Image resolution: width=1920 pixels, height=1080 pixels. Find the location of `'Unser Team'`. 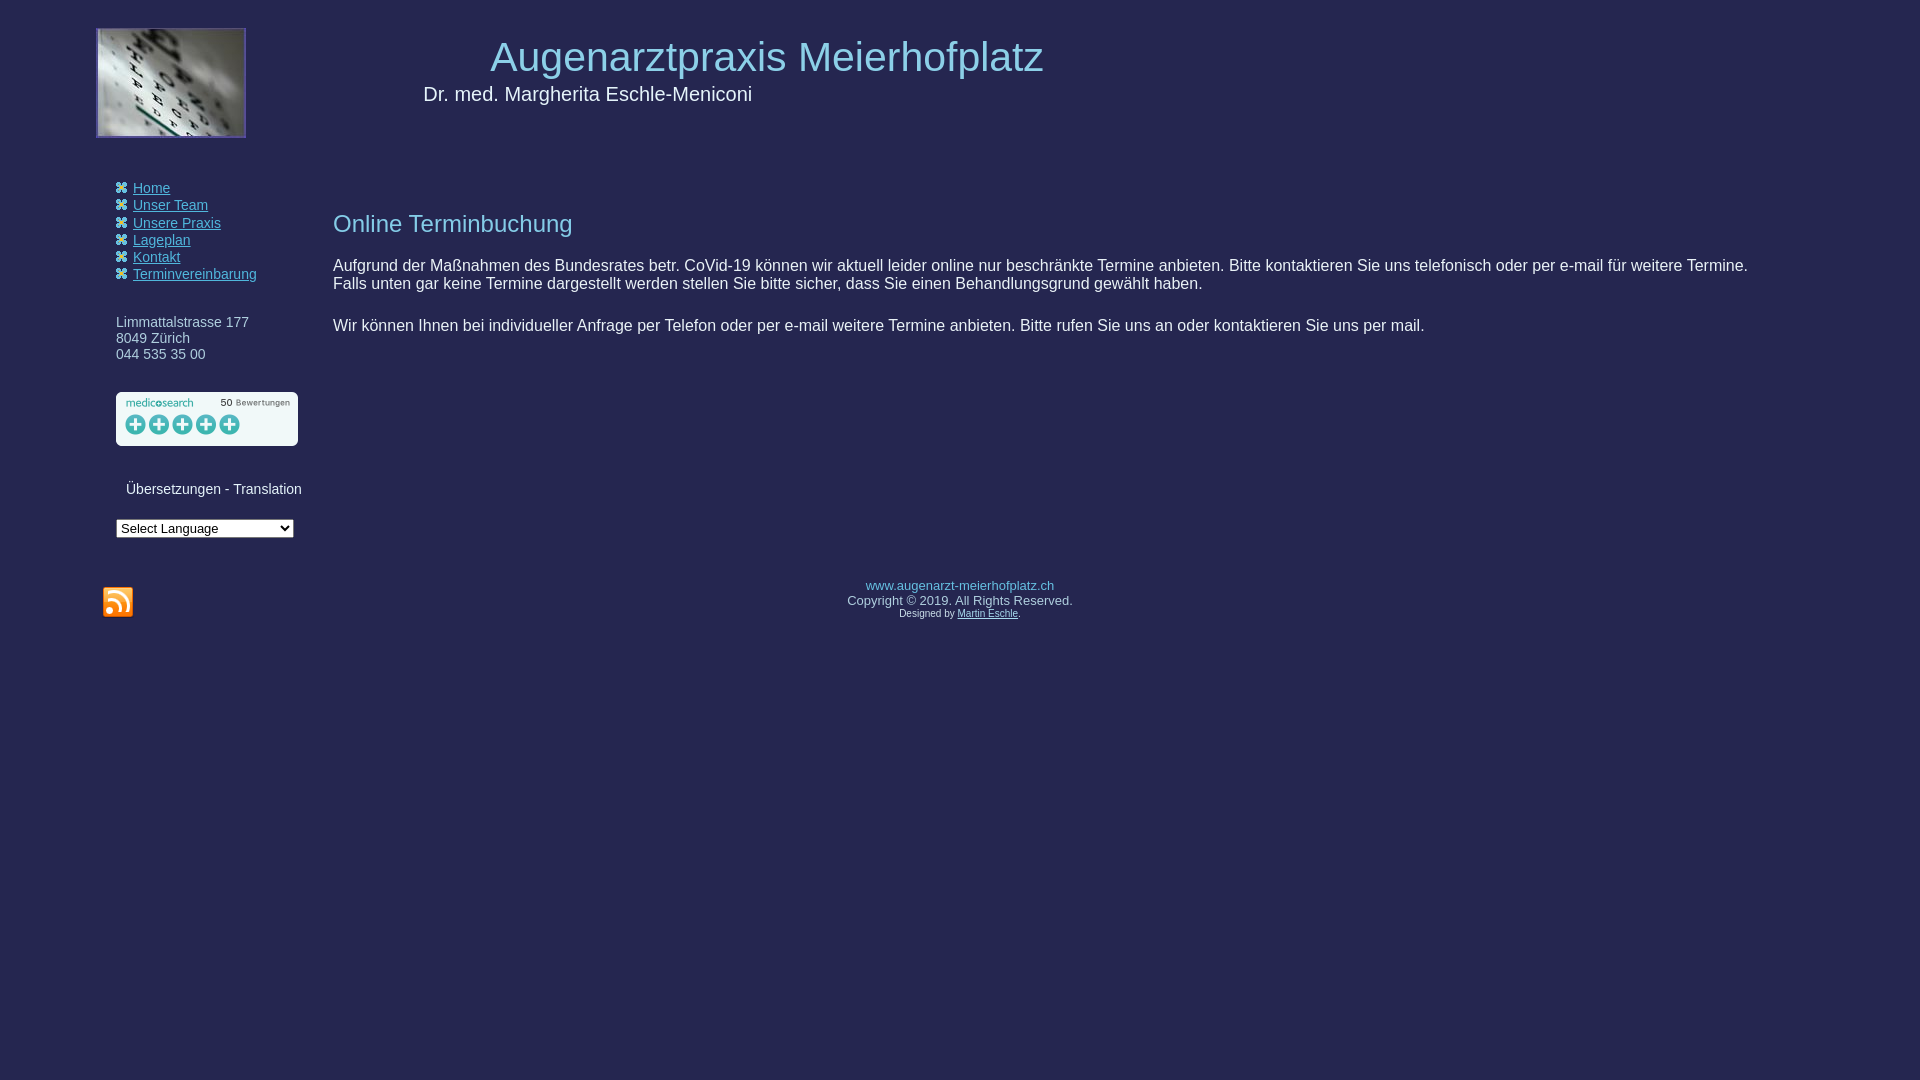

'Unser Team' is located at coordinates (170, 204).